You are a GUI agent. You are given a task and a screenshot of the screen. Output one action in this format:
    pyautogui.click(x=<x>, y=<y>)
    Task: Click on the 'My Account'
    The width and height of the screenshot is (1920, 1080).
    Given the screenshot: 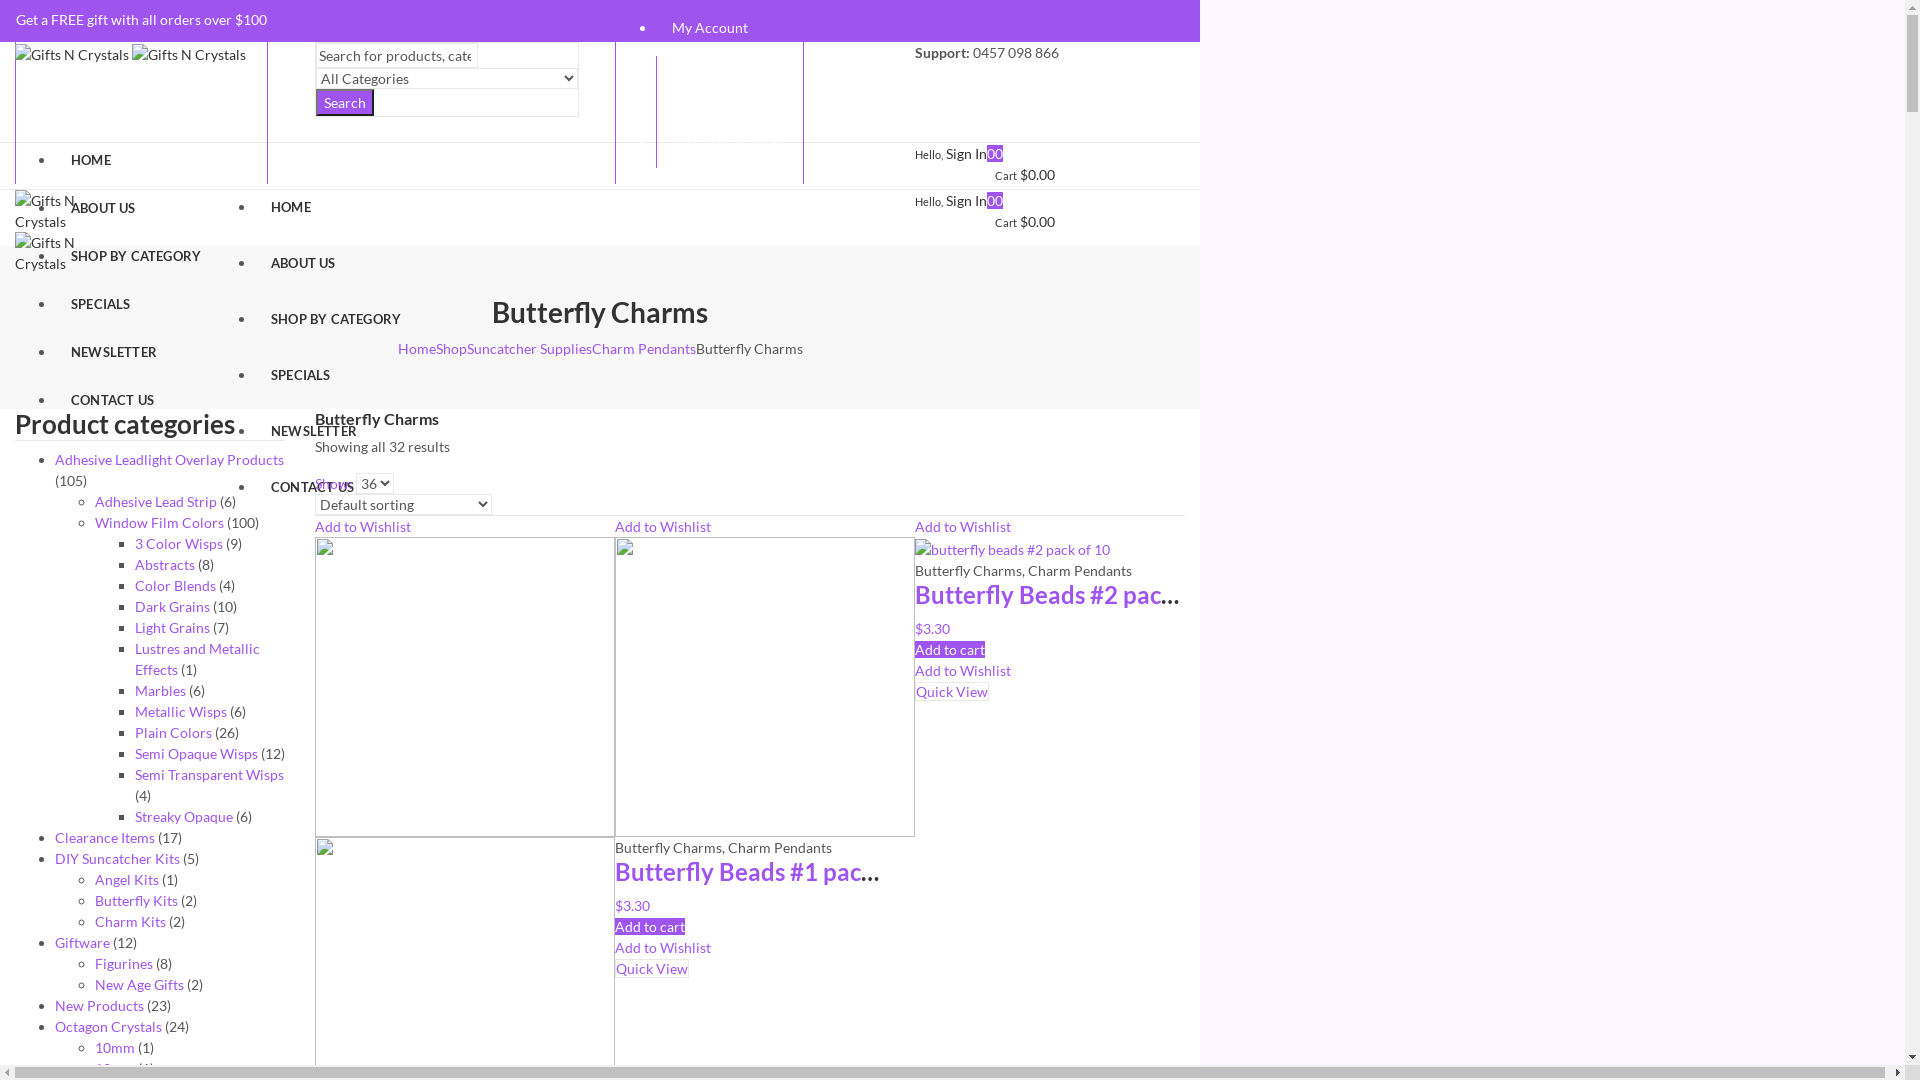 What is the action you would take?
    pyautogui.click(x=728, y=27)
    